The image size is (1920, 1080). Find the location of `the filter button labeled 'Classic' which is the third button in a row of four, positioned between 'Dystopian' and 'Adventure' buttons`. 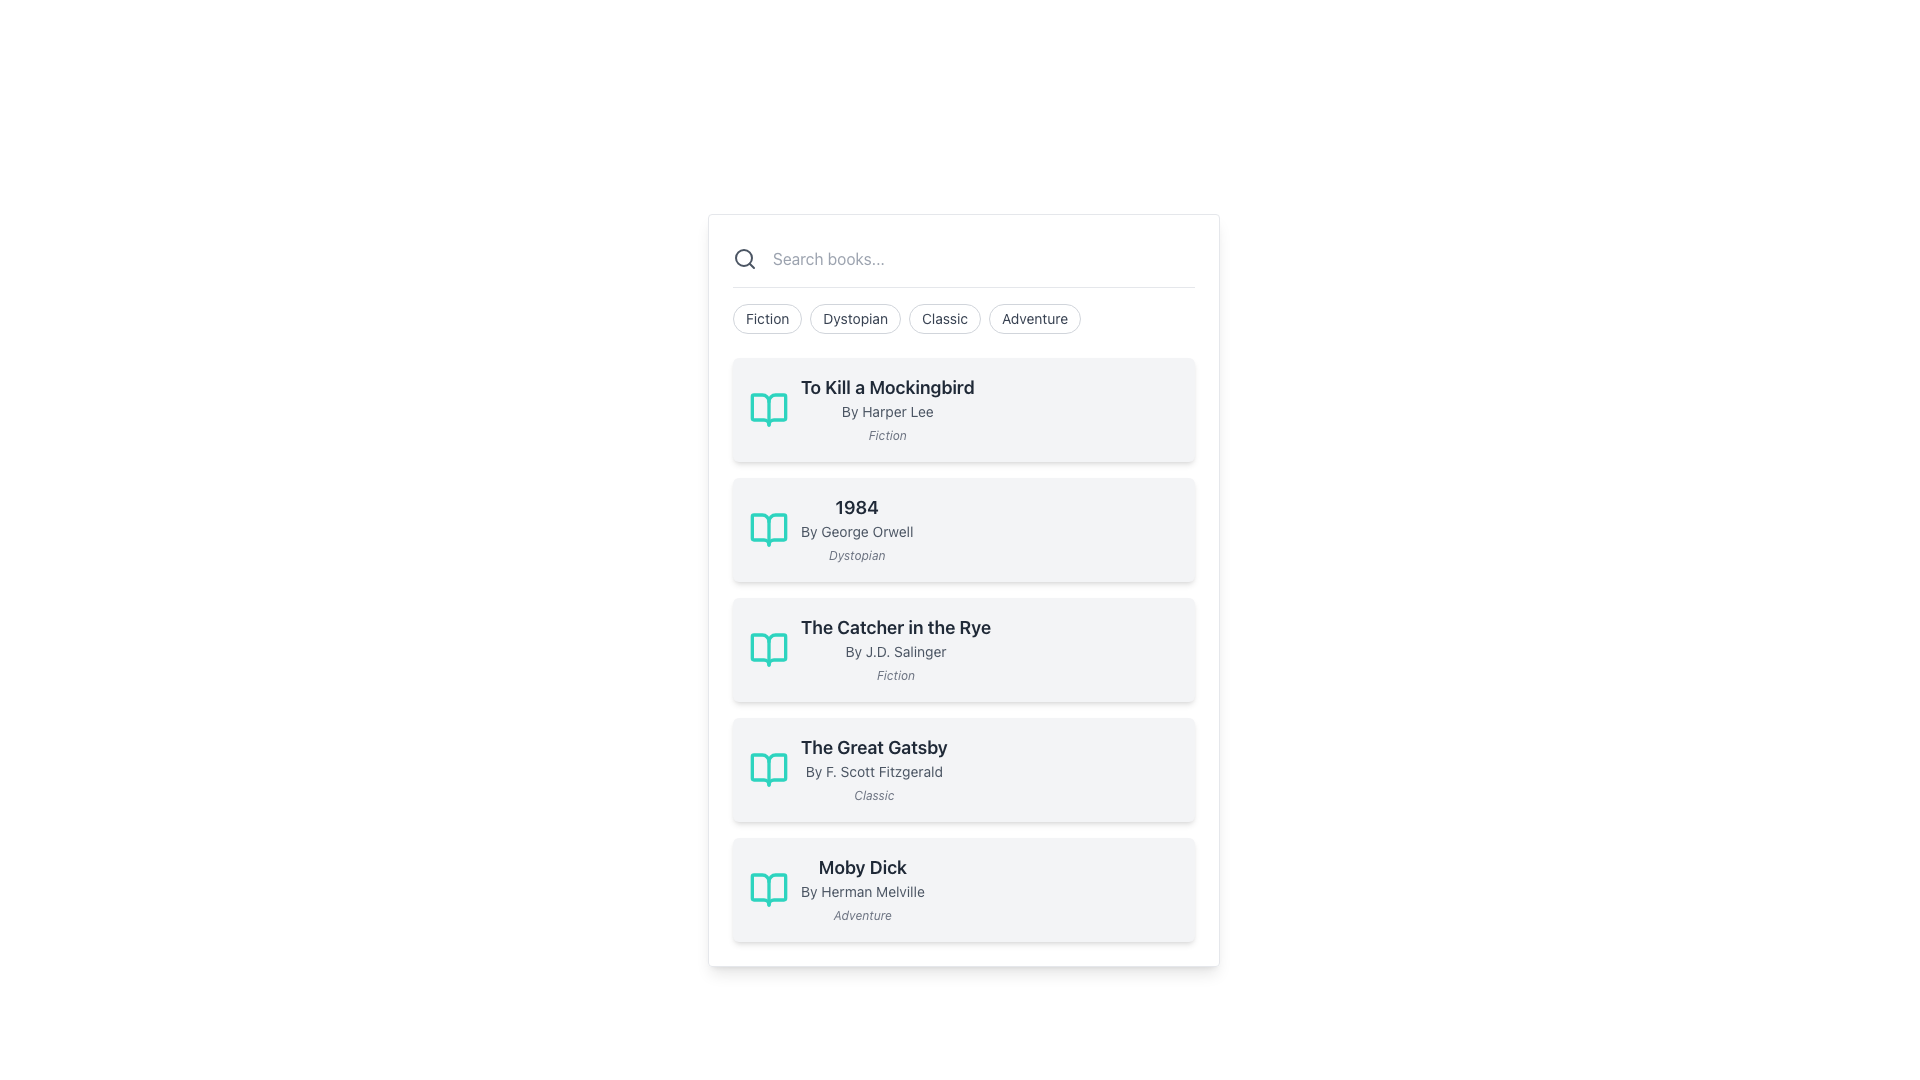

the filter button labeled 'Classic' which is the third button in a row of four, positioned between 'Dystopian' and 'Adventure' buttons is located at coordinates (944, 318).